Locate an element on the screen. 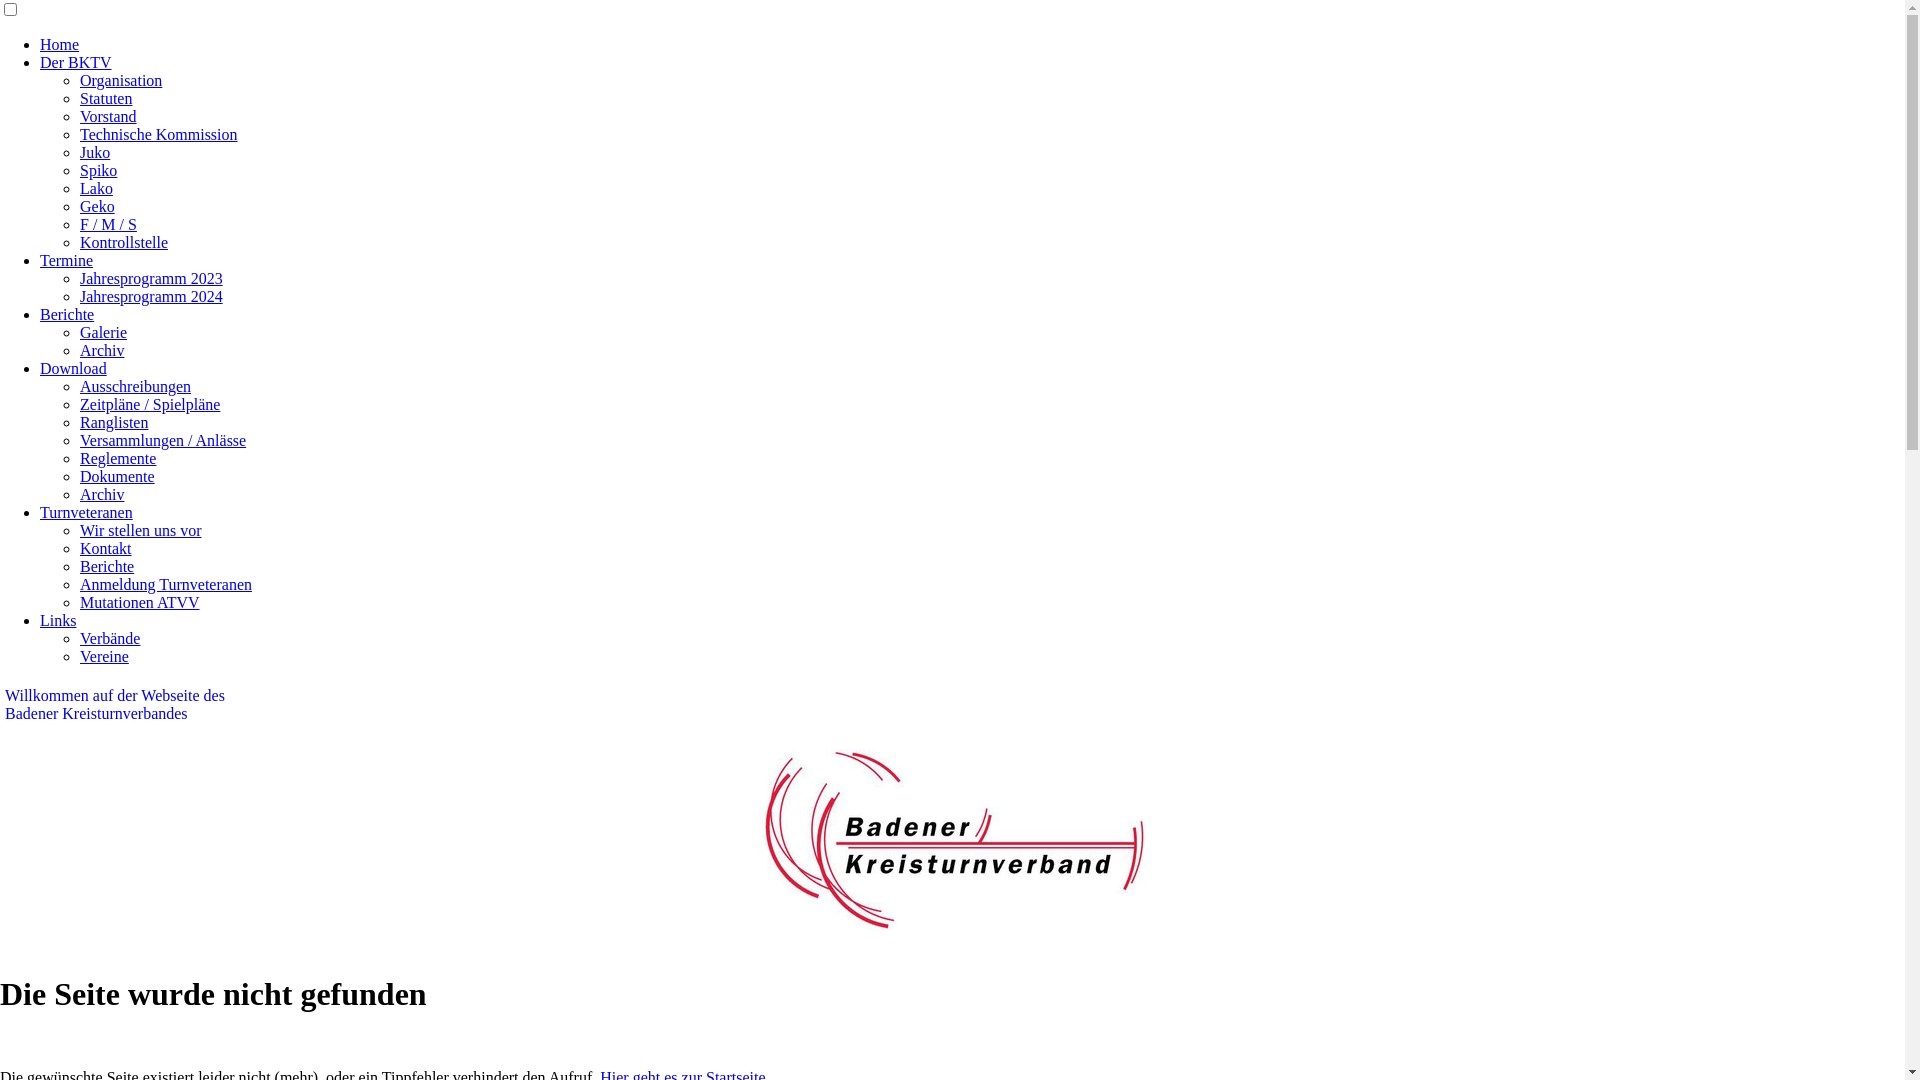 The height and width of the screenshot is (1080, 1920). 'Lako' is located at coordinates (95, 188).